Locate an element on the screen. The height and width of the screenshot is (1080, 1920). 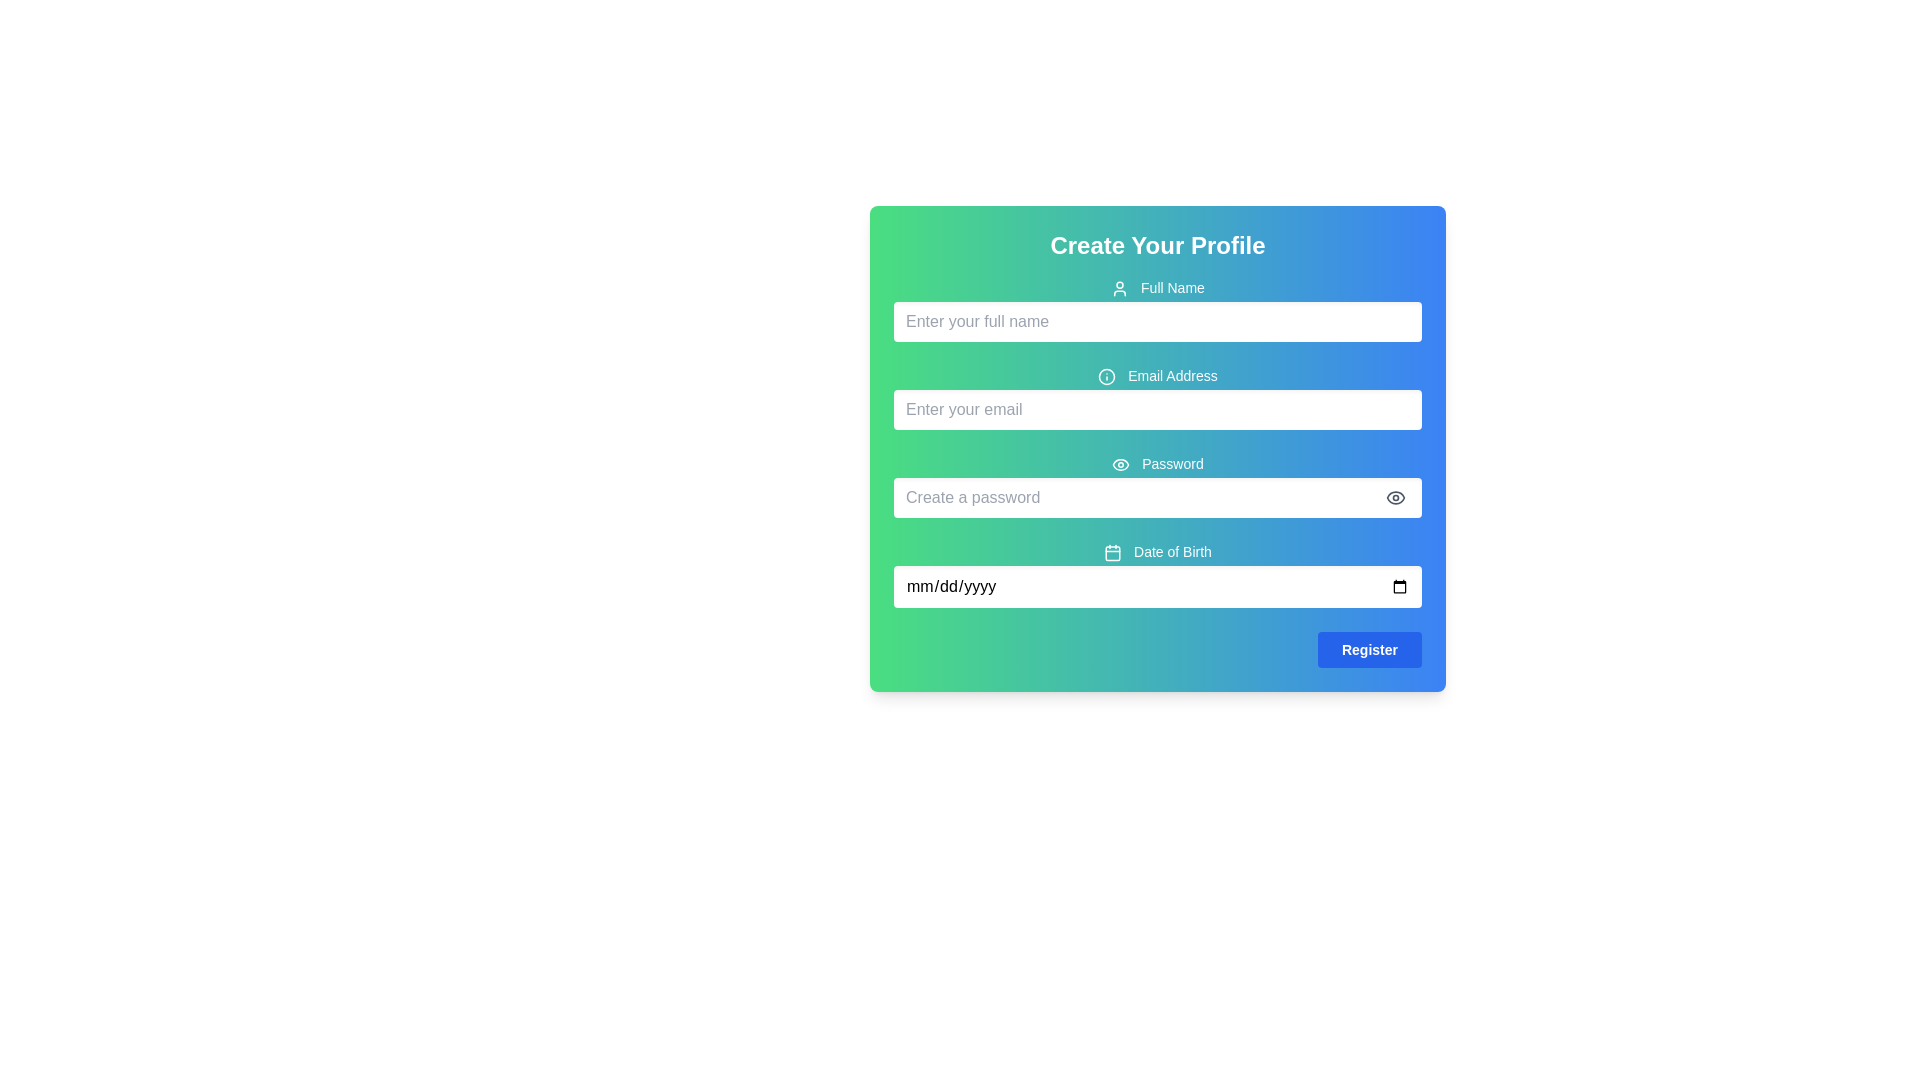
the button with an icon for toggling functionality, located to the far right of the password input field is located at coordinates (1395, 496).